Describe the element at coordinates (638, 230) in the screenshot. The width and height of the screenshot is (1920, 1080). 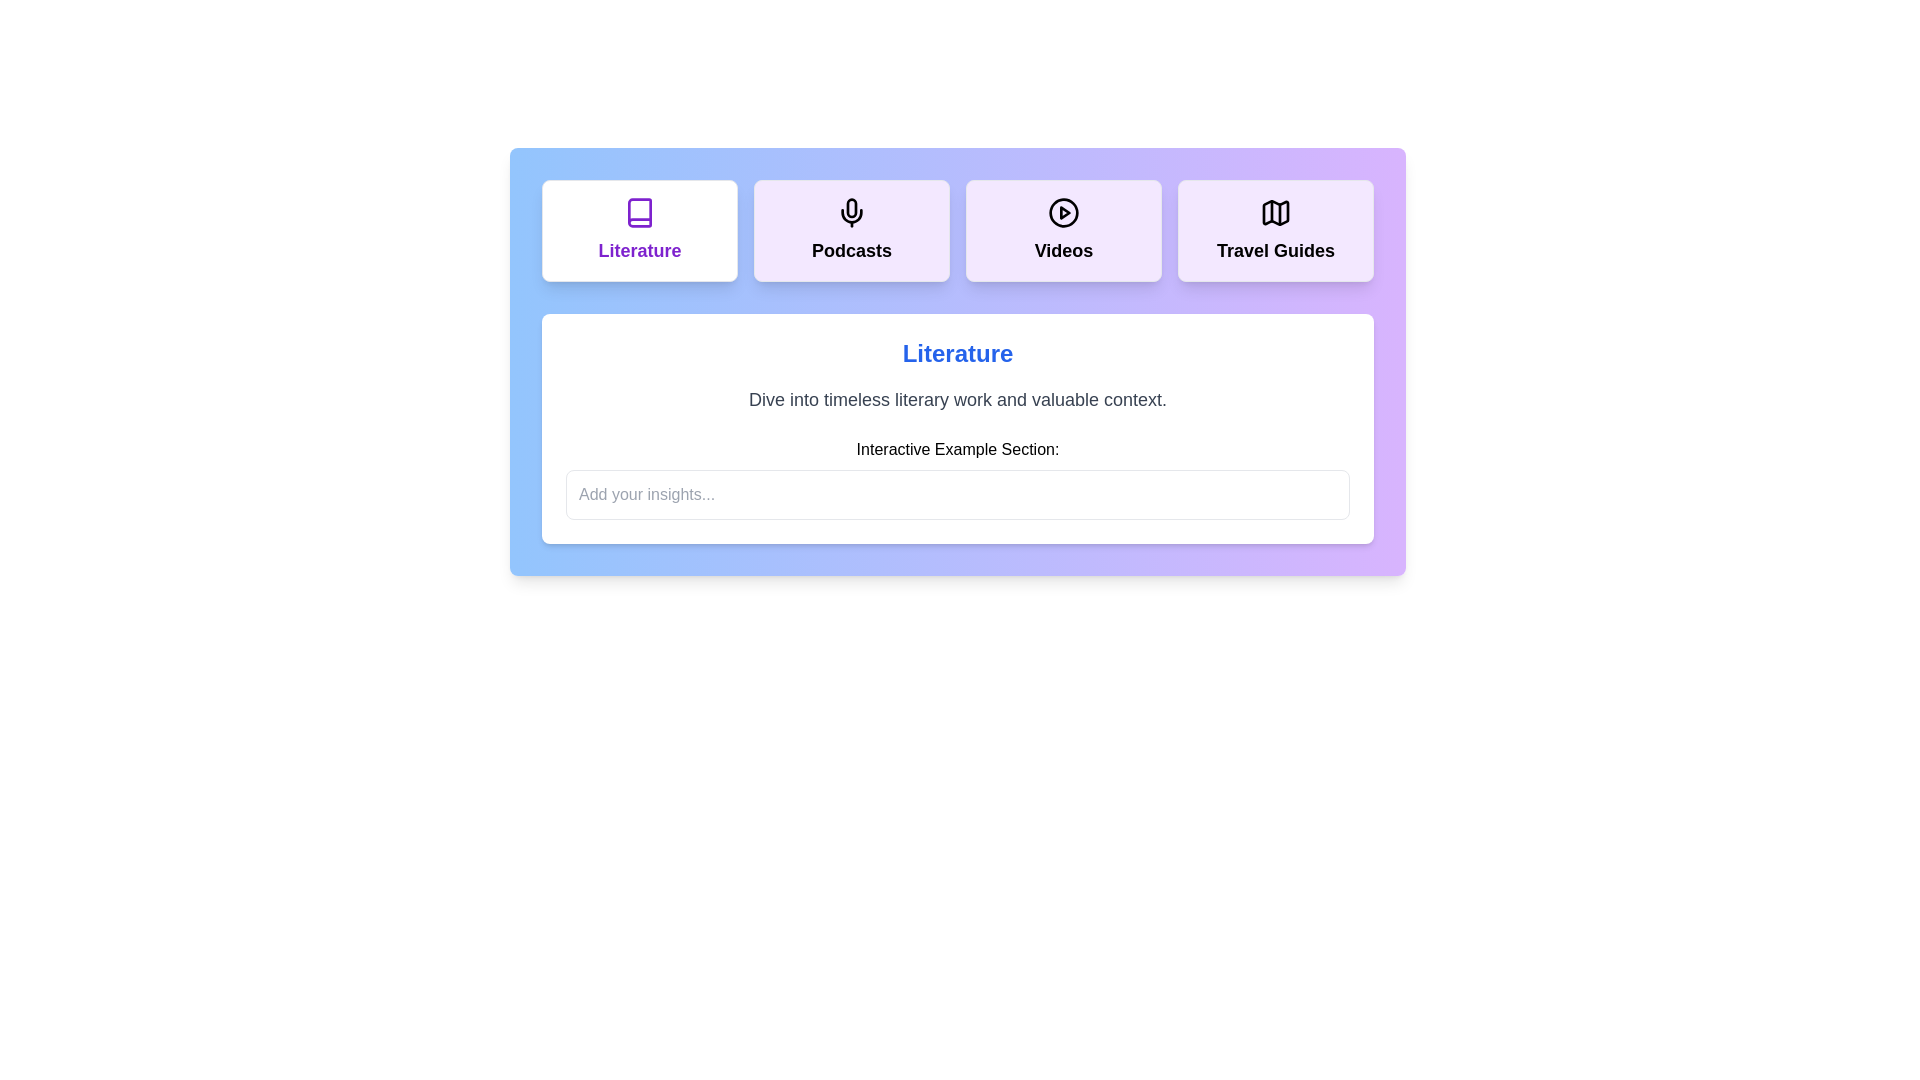
I see `the tab titled 'Literature'` at that location.